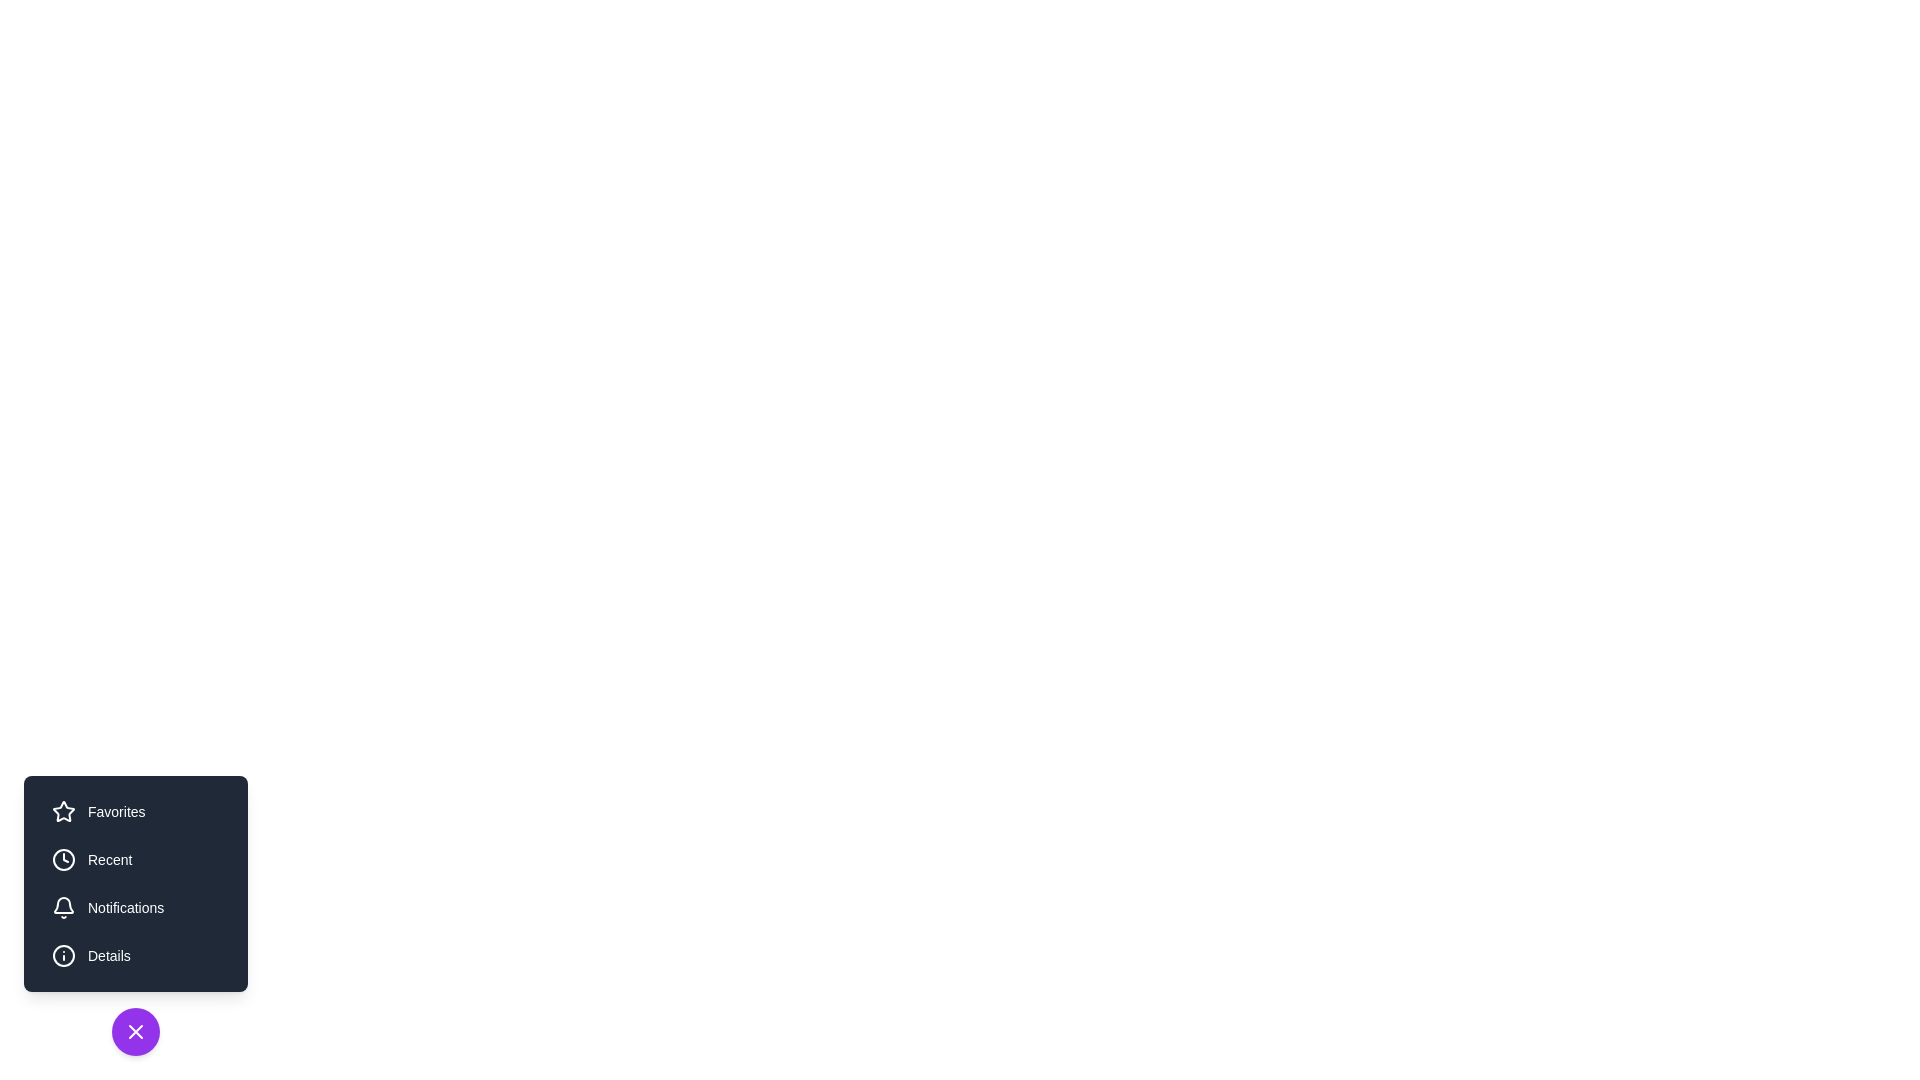 The height and width of the screenshot is (1080, 1920). What do you see at coordinates (134, 859) in the screenshot?
I see `the Recent button to trigger its action` at bounding box center [134, 859].